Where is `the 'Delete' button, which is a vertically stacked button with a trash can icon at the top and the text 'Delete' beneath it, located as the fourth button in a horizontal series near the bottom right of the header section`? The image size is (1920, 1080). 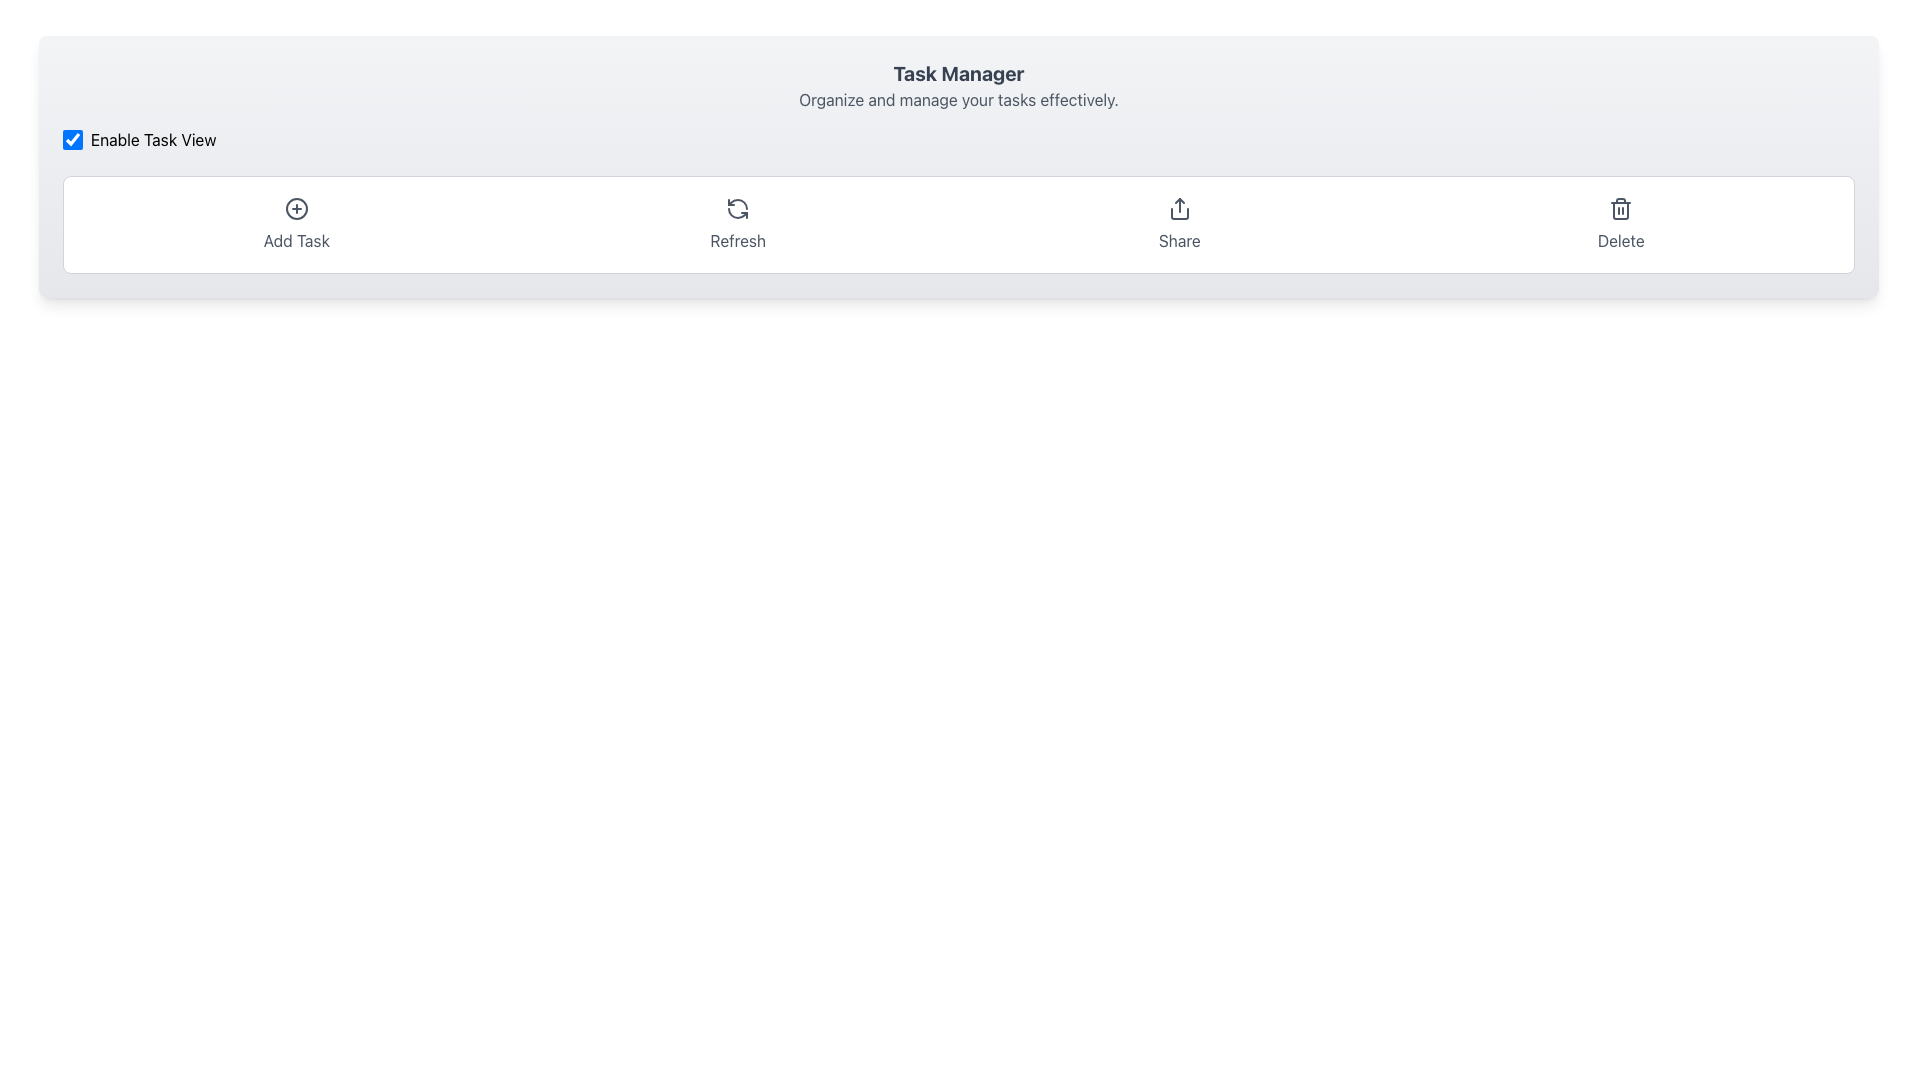 the 'Delete' button, which is a vertically stacked button with a trash can icon at the top and the text 'Delete' beneath it, located as the fourth button in a horizontal series near the bottom right of the header section is located at coordinates (1621, 224).